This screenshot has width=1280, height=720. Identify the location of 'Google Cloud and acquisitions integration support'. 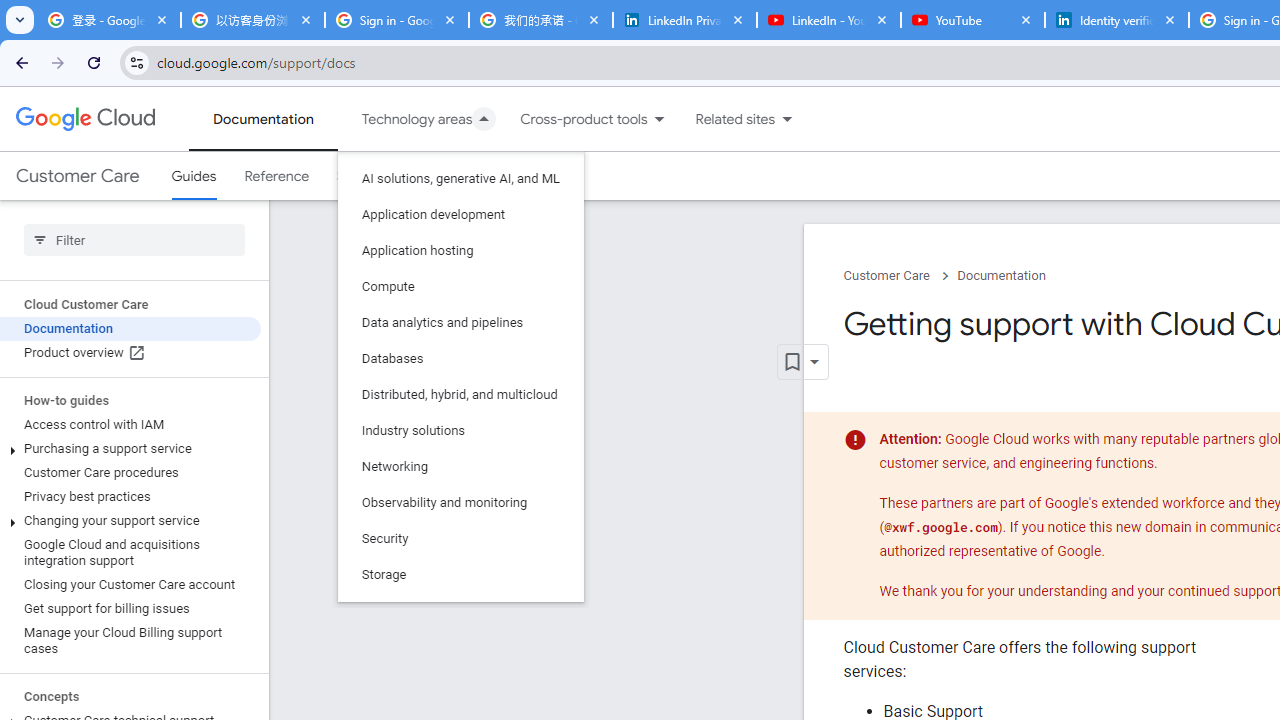
(129, 552).